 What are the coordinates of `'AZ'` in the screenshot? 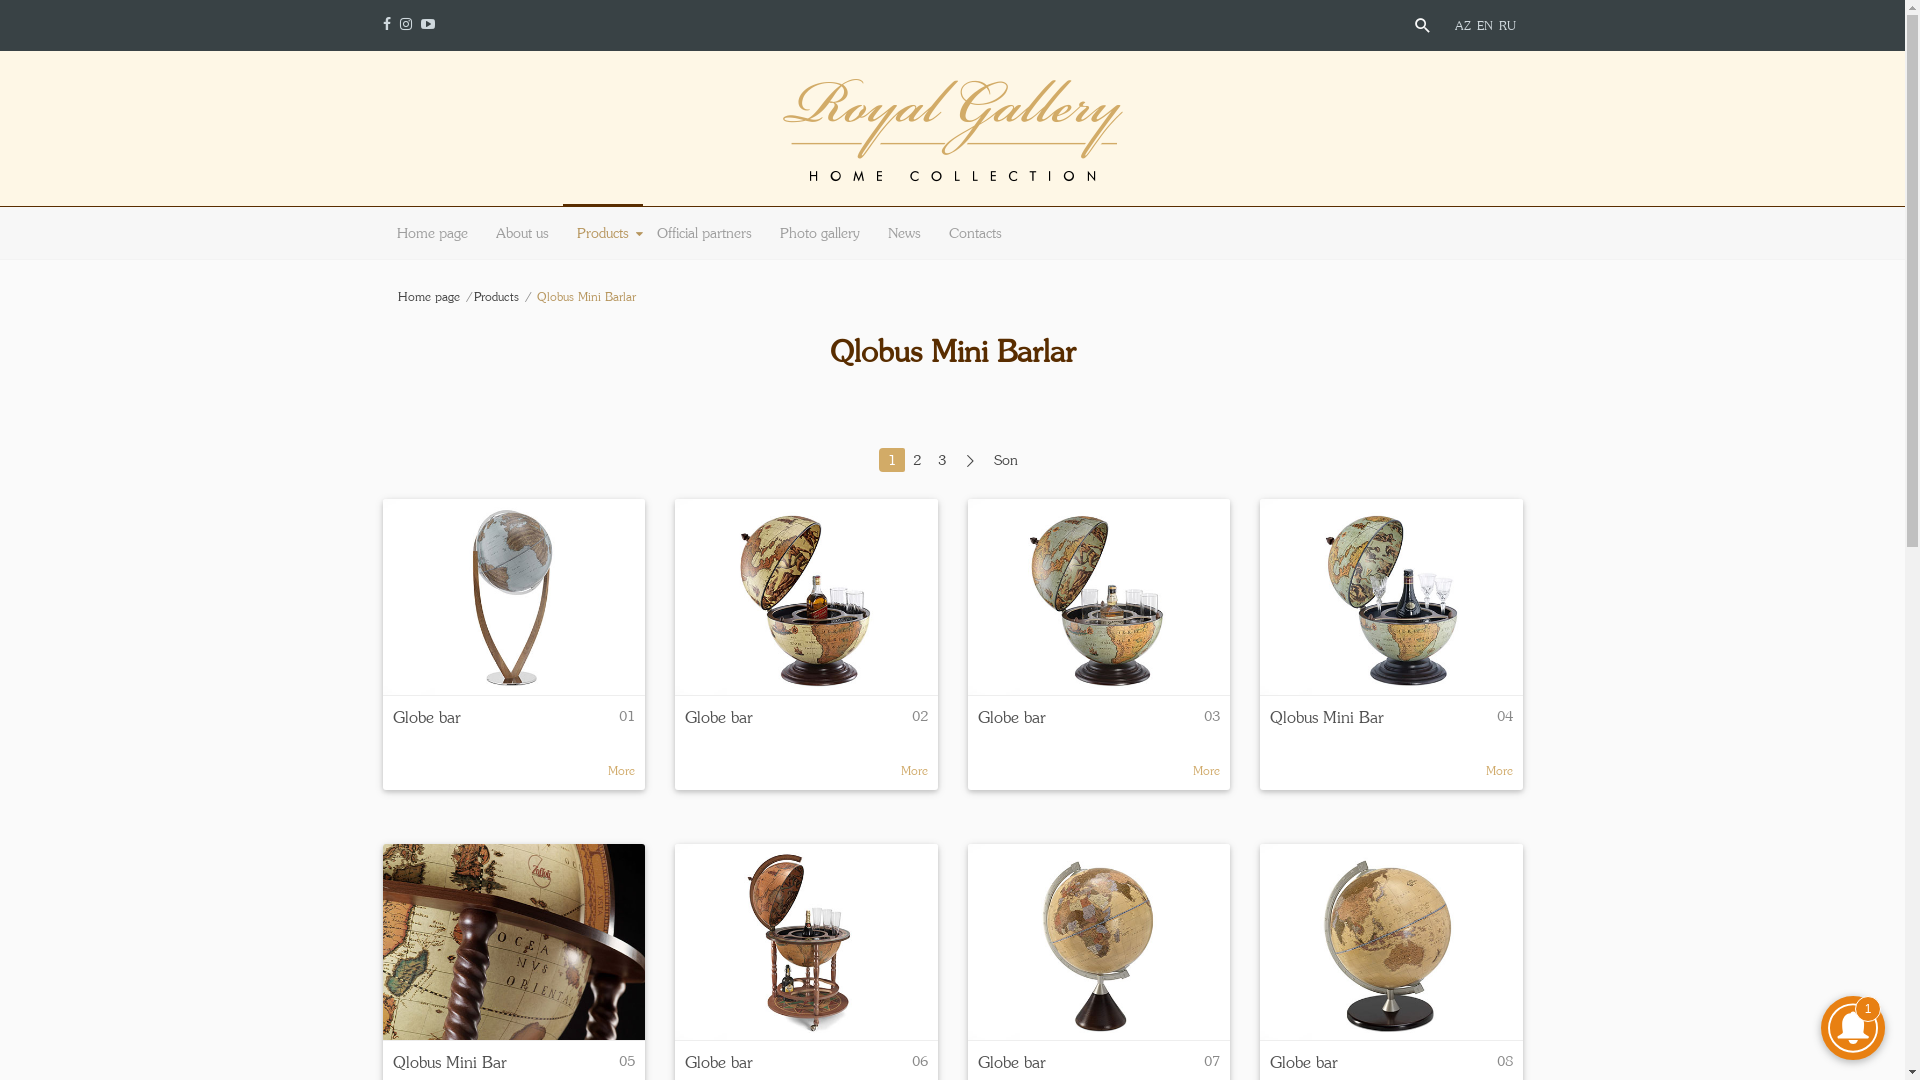 It's located at (1464, 25).